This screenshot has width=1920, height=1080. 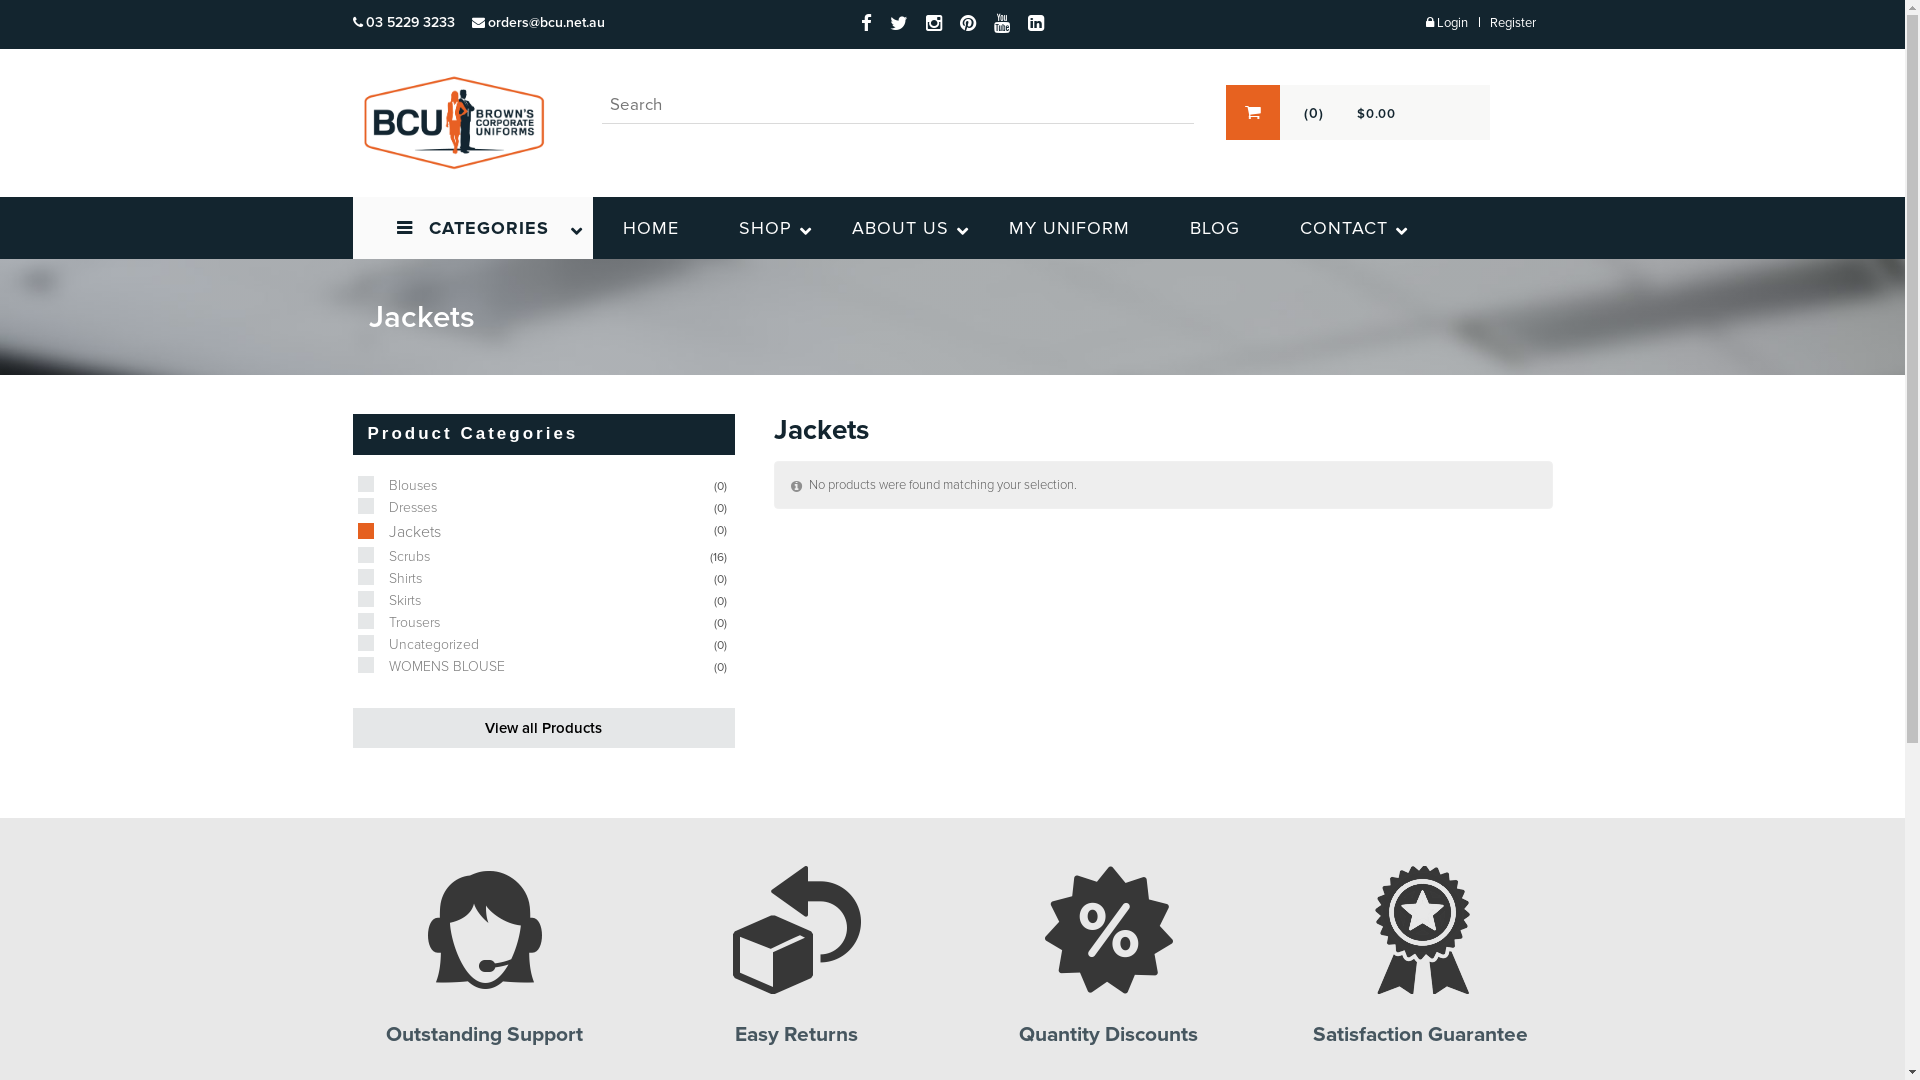 What do you see at coordinates (351, 621) in the screenshot?
I see `'Trousers'` at bounding box center [351, 621].